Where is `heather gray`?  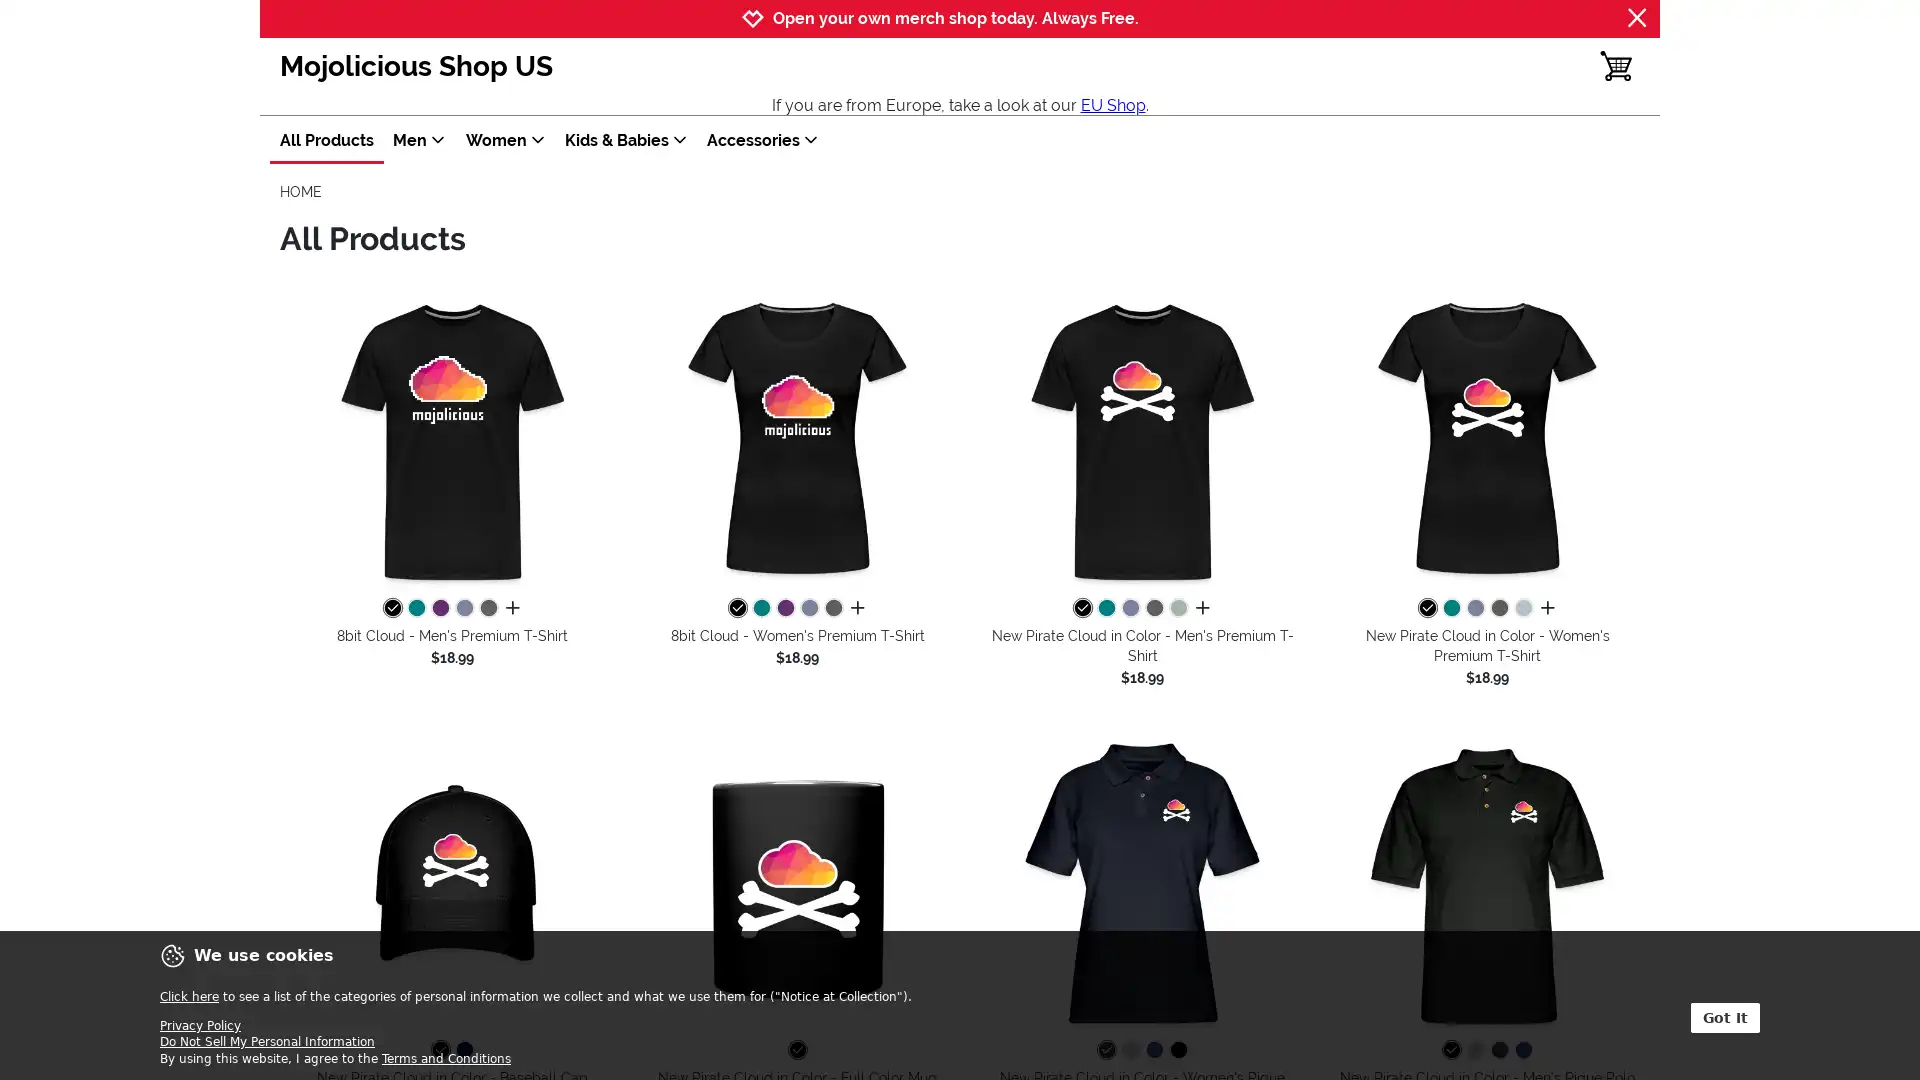
heather gray is located at coordinates (1474, 1050).